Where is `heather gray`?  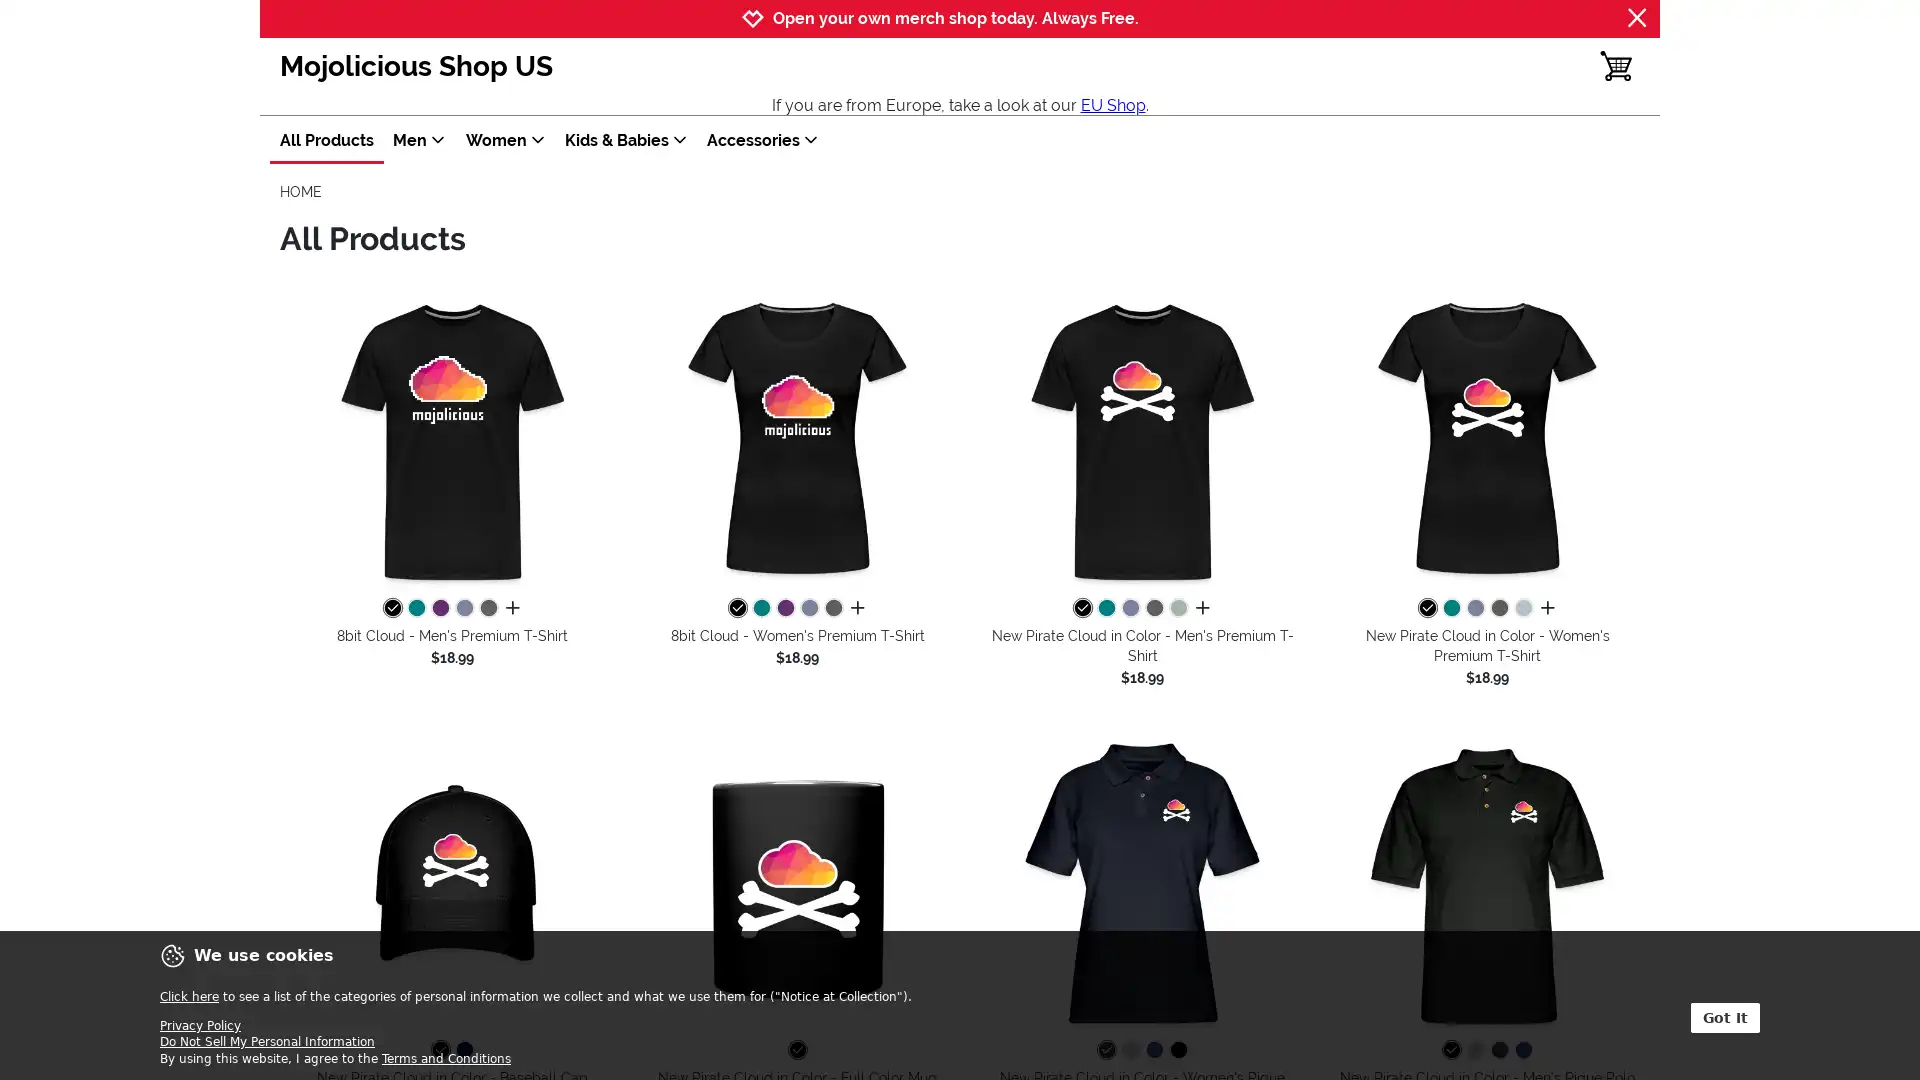
heather gray is located at coordinates (1474, 1050).